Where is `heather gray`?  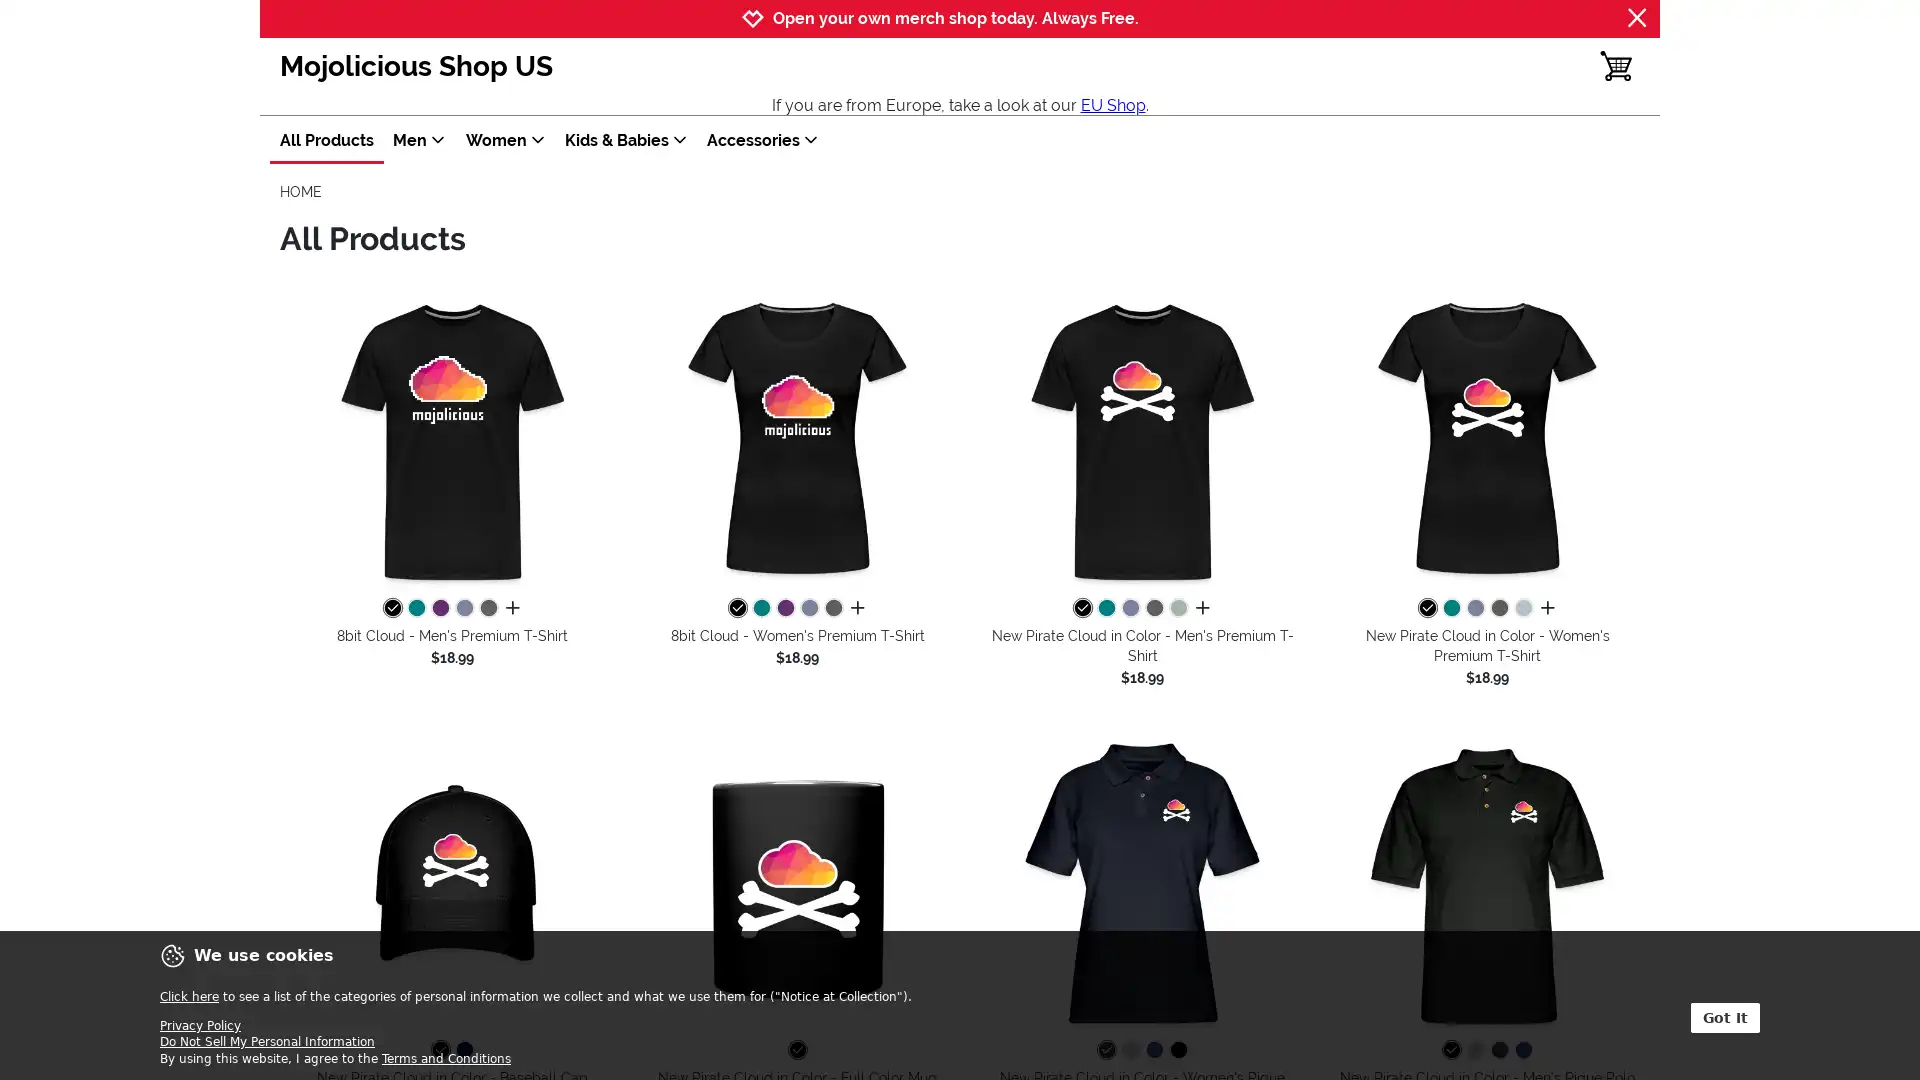
heather gray is located at coordinates (1474, 1050).